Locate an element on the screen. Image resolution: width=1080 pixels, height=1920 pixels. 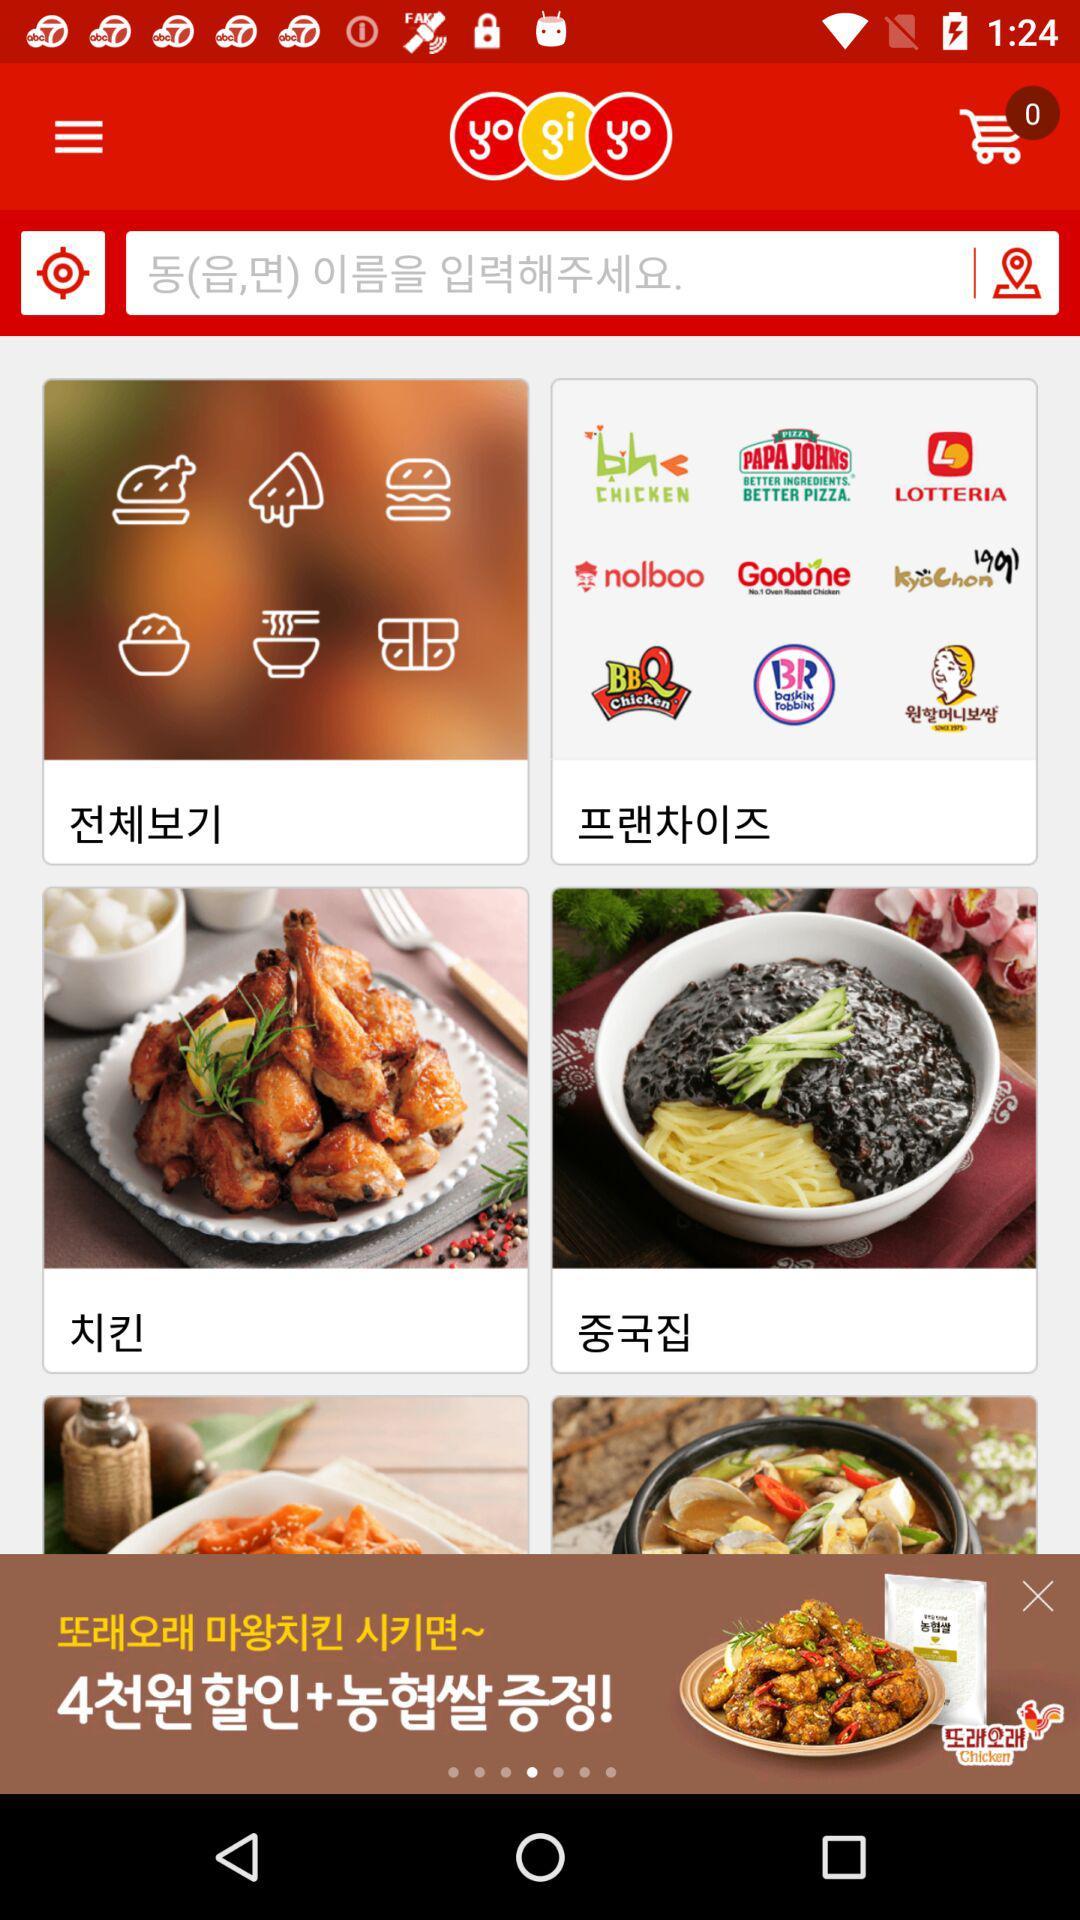
the location icon is located at coordinates (1015, 272).